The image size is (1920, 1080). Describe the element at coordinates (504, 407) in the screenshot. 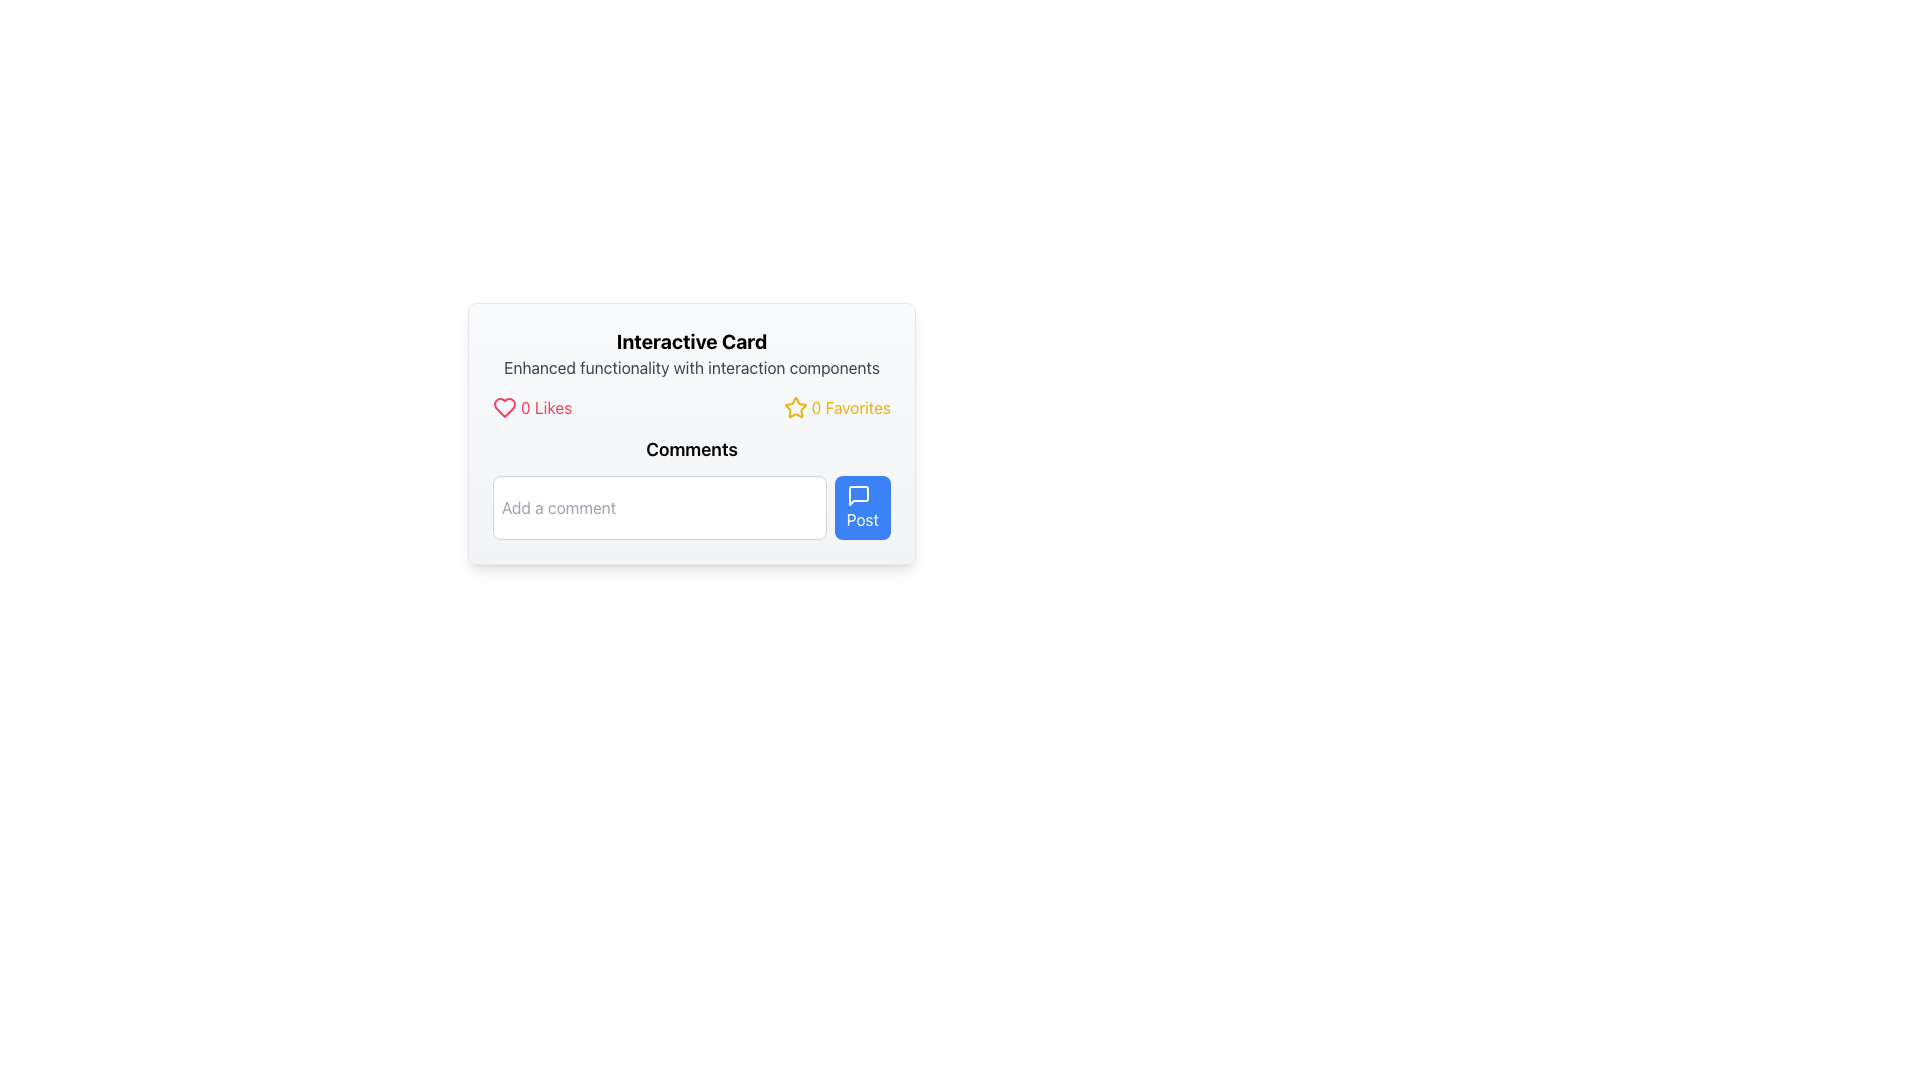

I see `the heart-shaped red icon located to the left of the '0 Likes' text within the interactive card interface` at that location.